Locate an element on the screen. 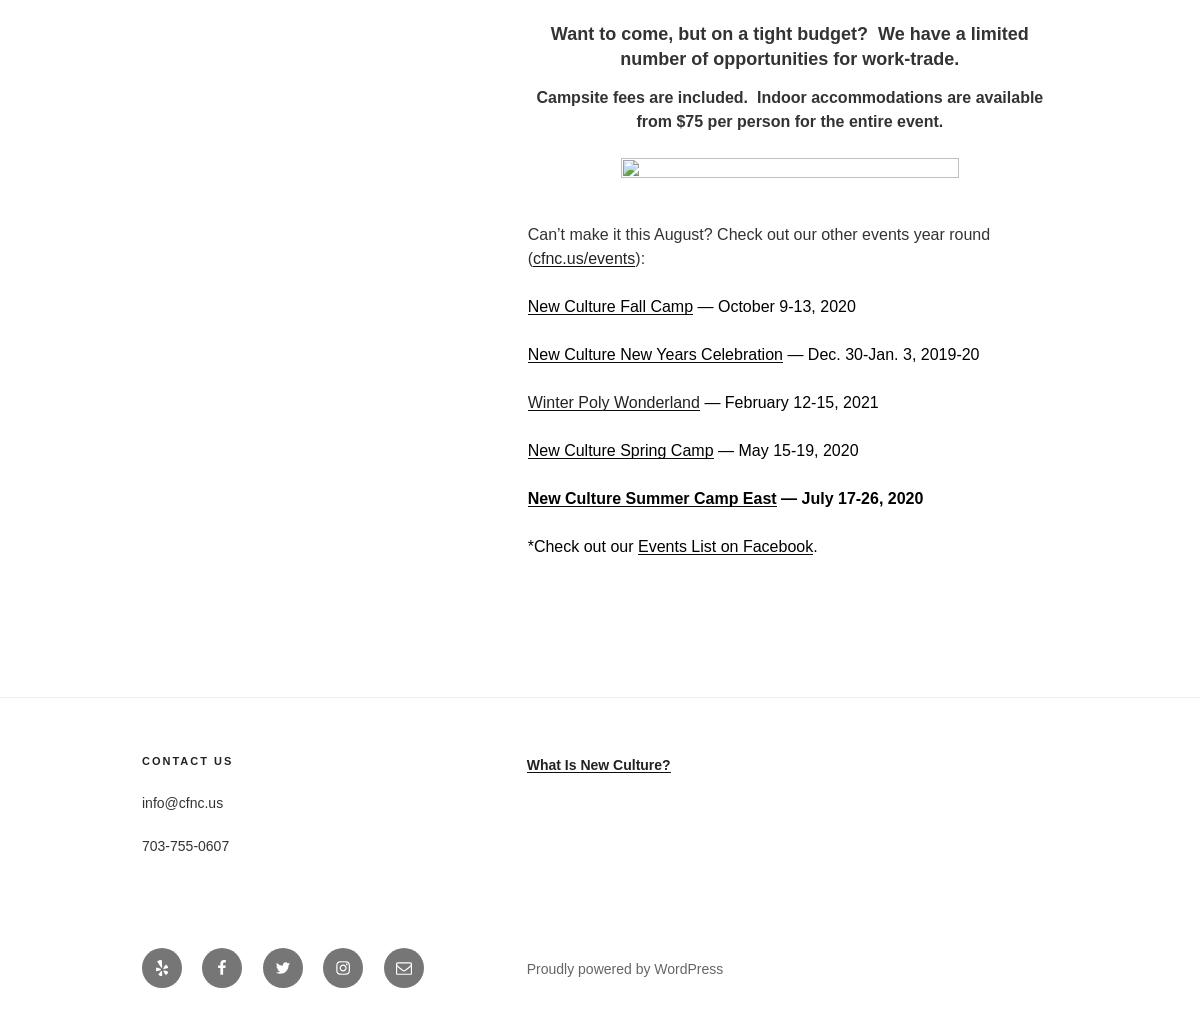  'Events List on Facebook' is located at coordinates (725, 546).